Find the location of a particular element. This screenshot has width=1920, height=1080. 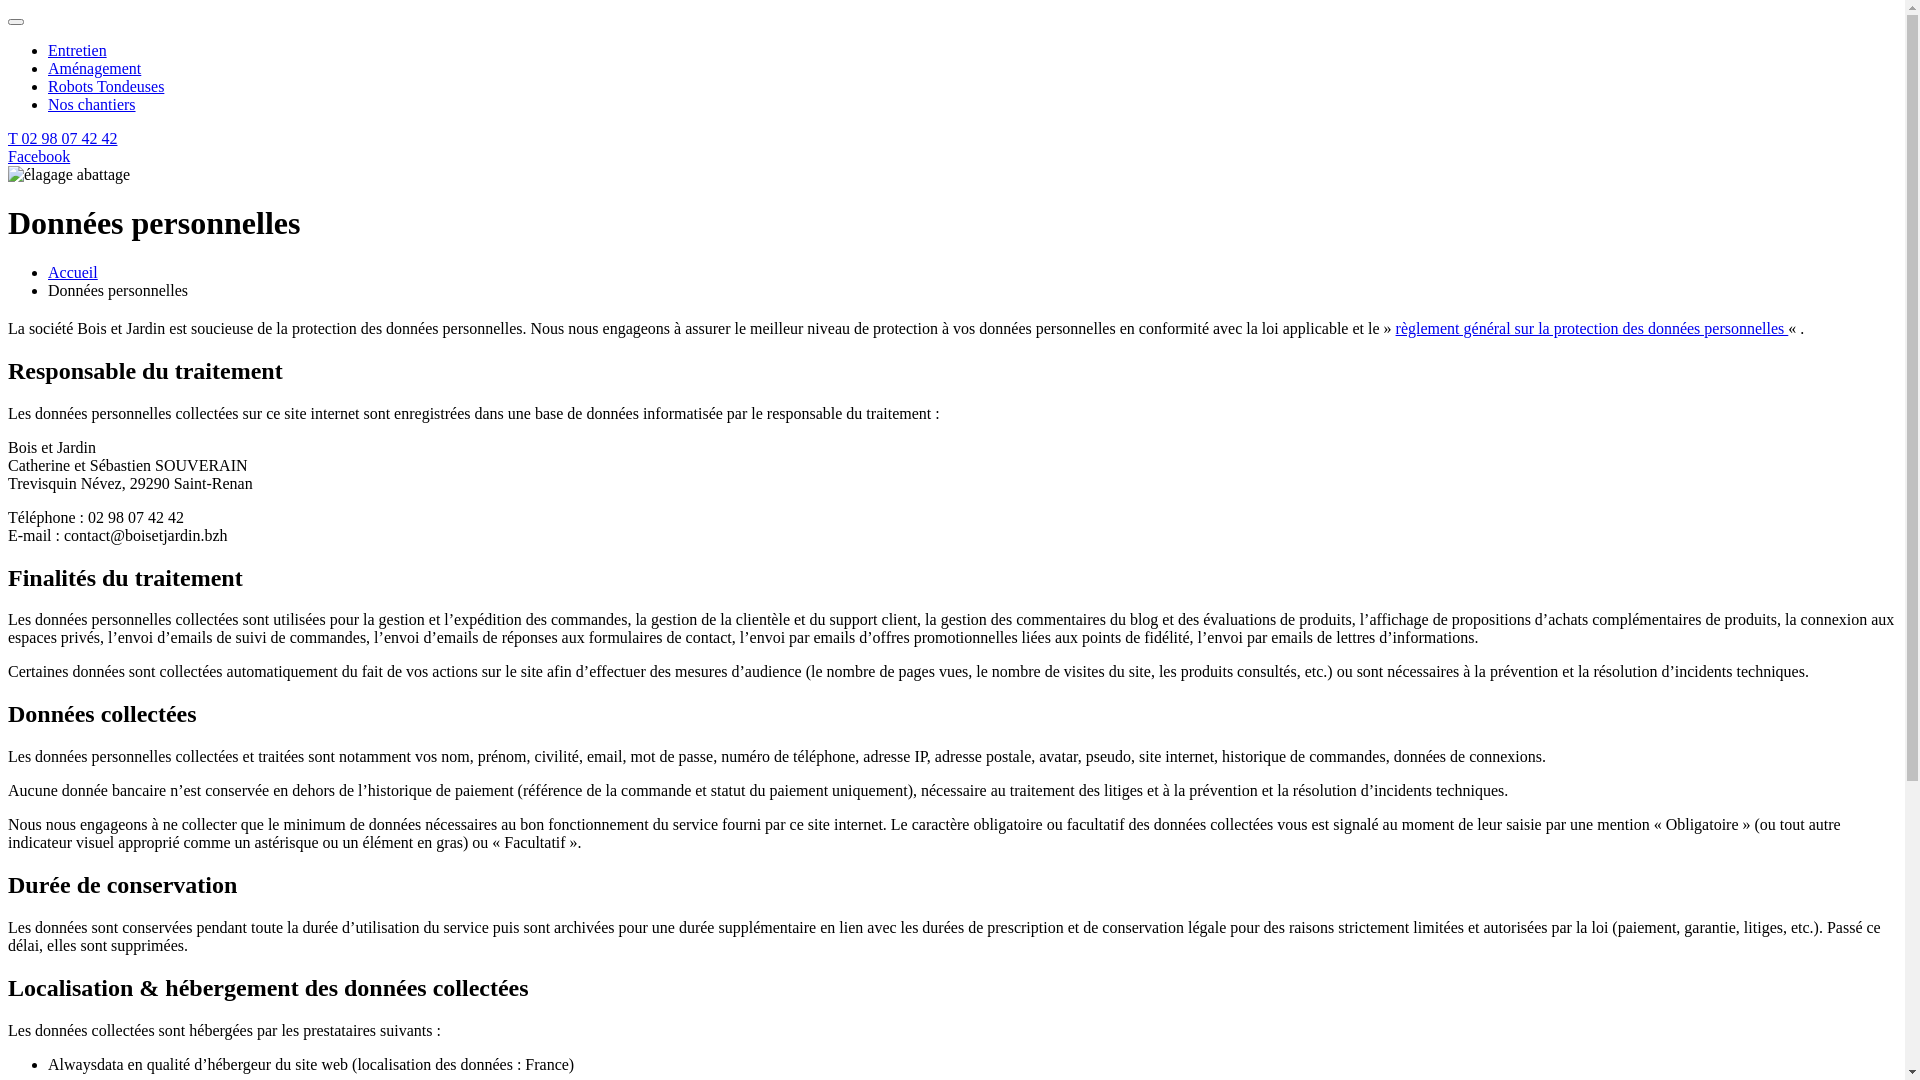

'T 02 98 07 42 42' is located at coordinates (62, 137).